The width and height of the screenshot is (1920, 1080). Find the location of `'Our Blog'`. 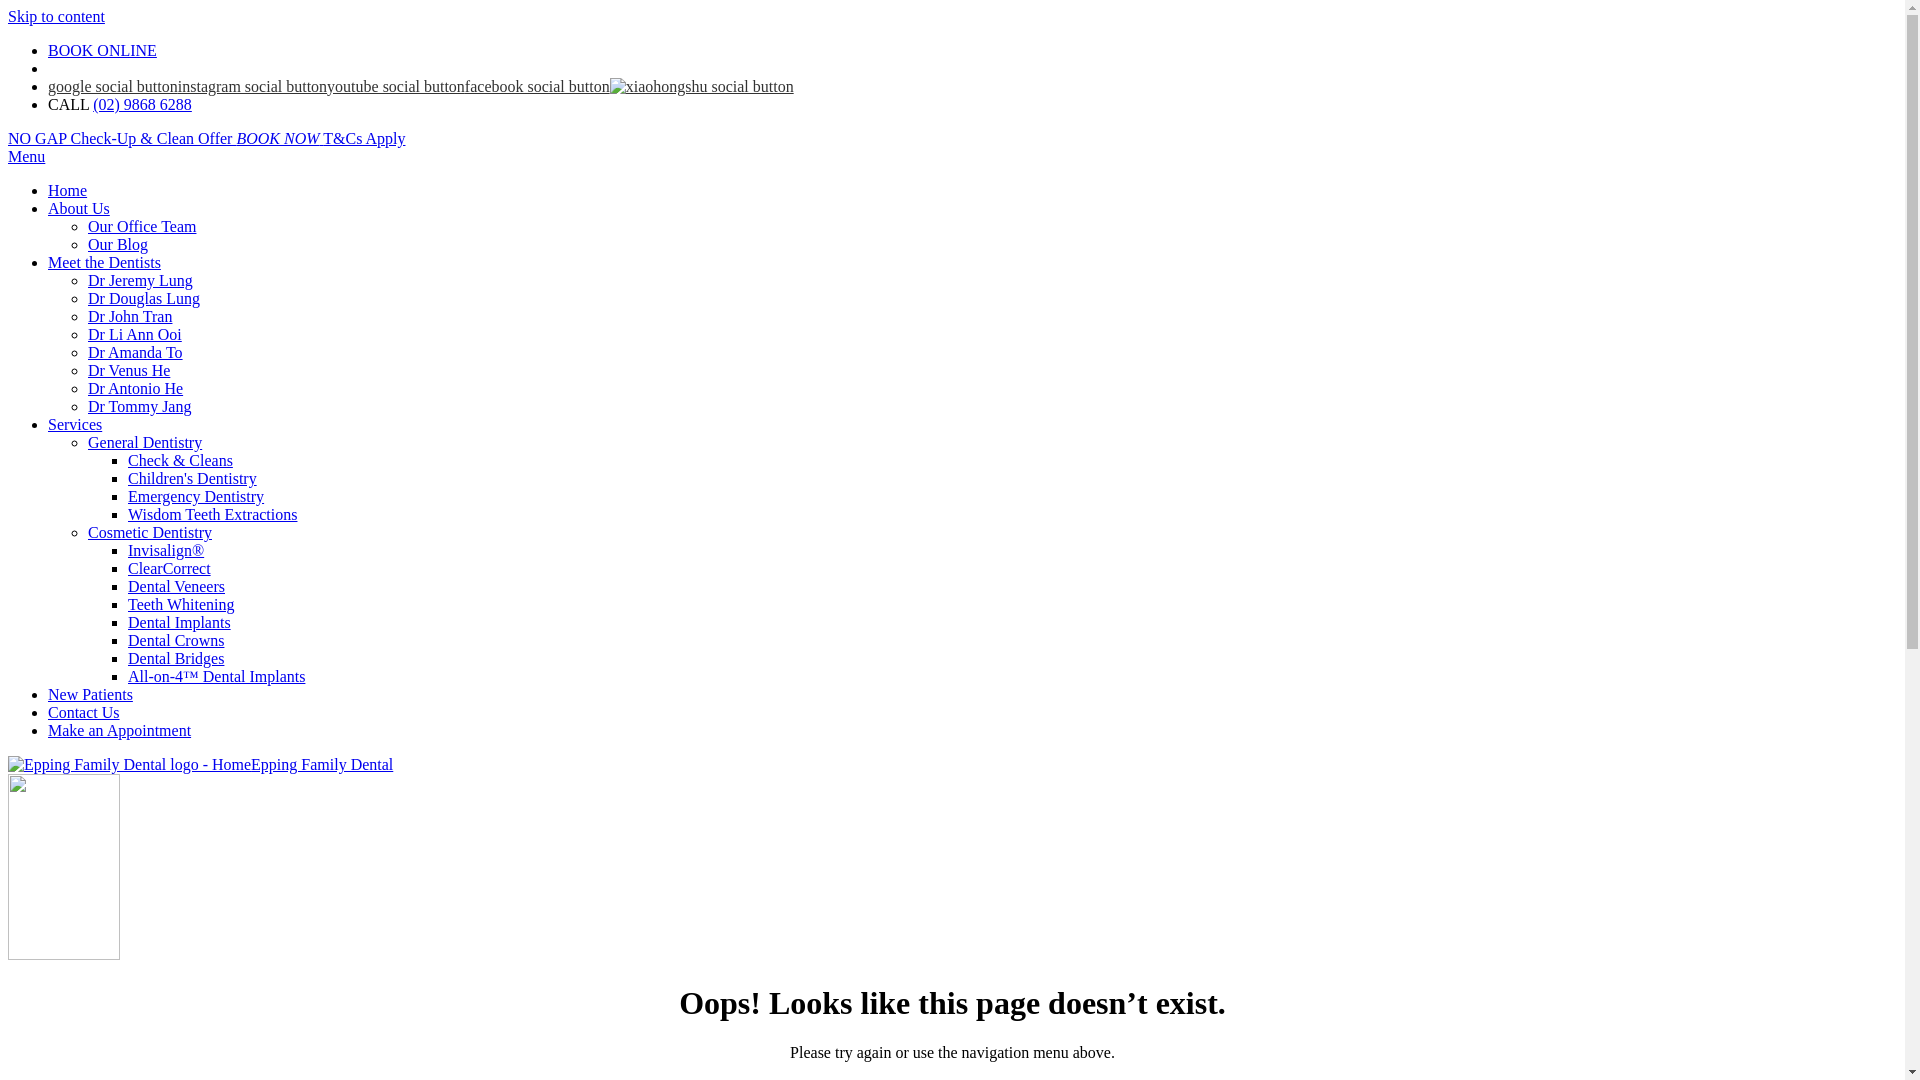

'Our Blog' is located at coordinates (117, 243).